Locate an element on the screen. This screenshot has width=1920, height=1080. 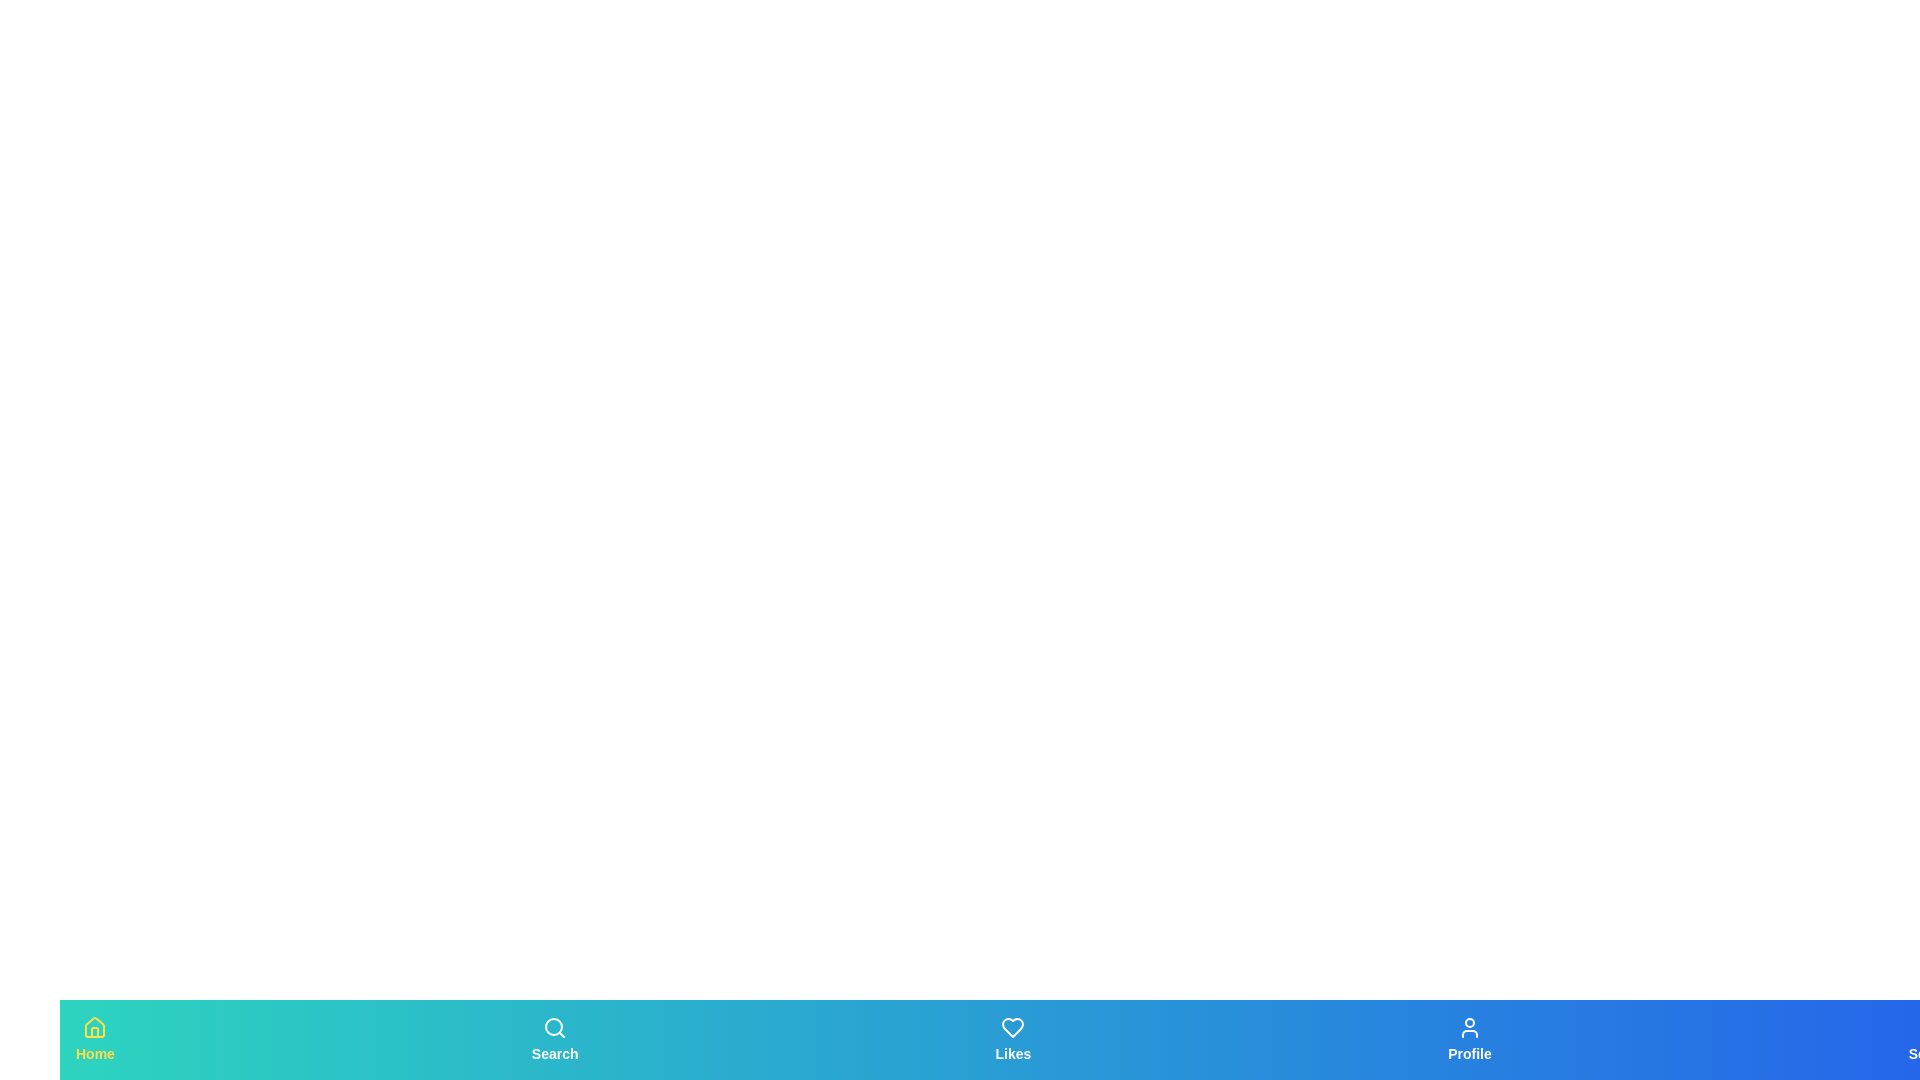
the tab labeled Profile to observe the scaling effect is located at coordinates (1469, 1039).